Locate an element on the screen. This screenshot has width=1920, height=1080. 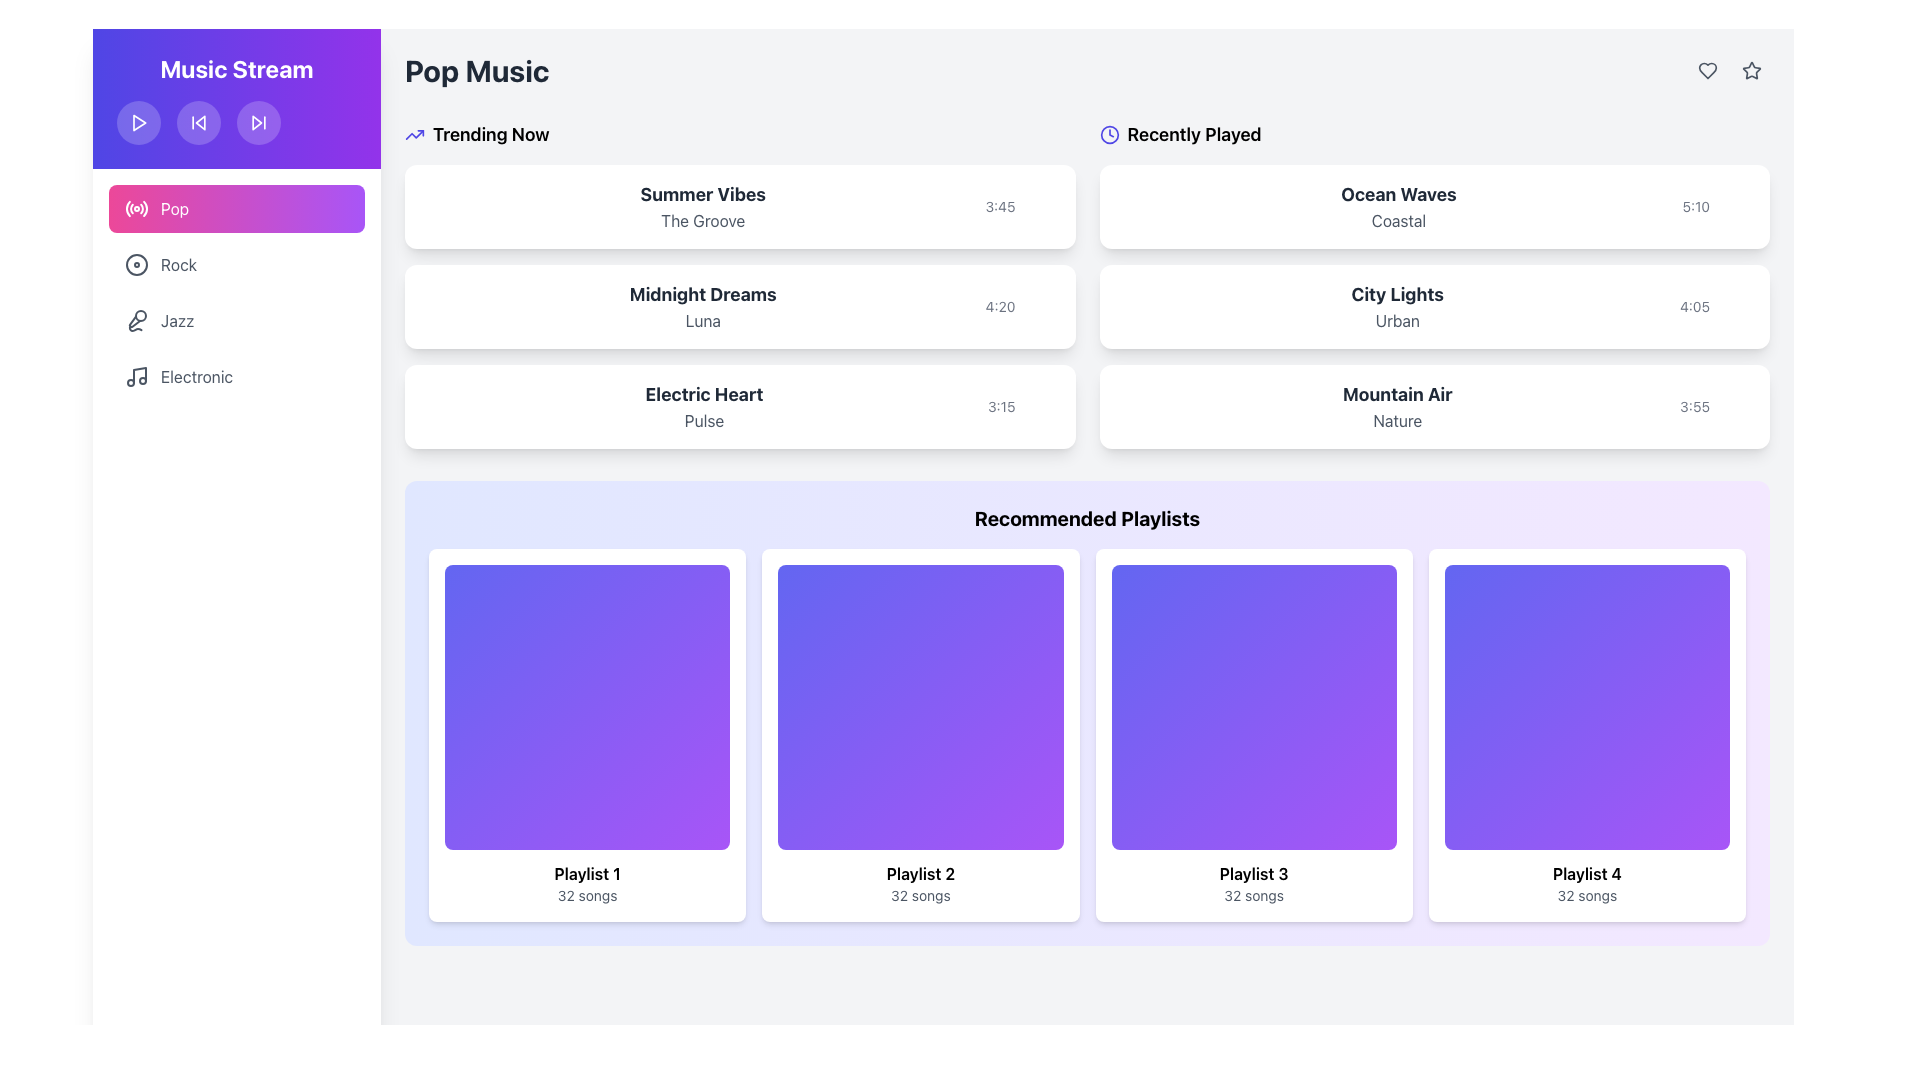
the text label indicating the number of songs in 'Playlist 3', located at the bottom of the card is located at coordinates (1253, 895).